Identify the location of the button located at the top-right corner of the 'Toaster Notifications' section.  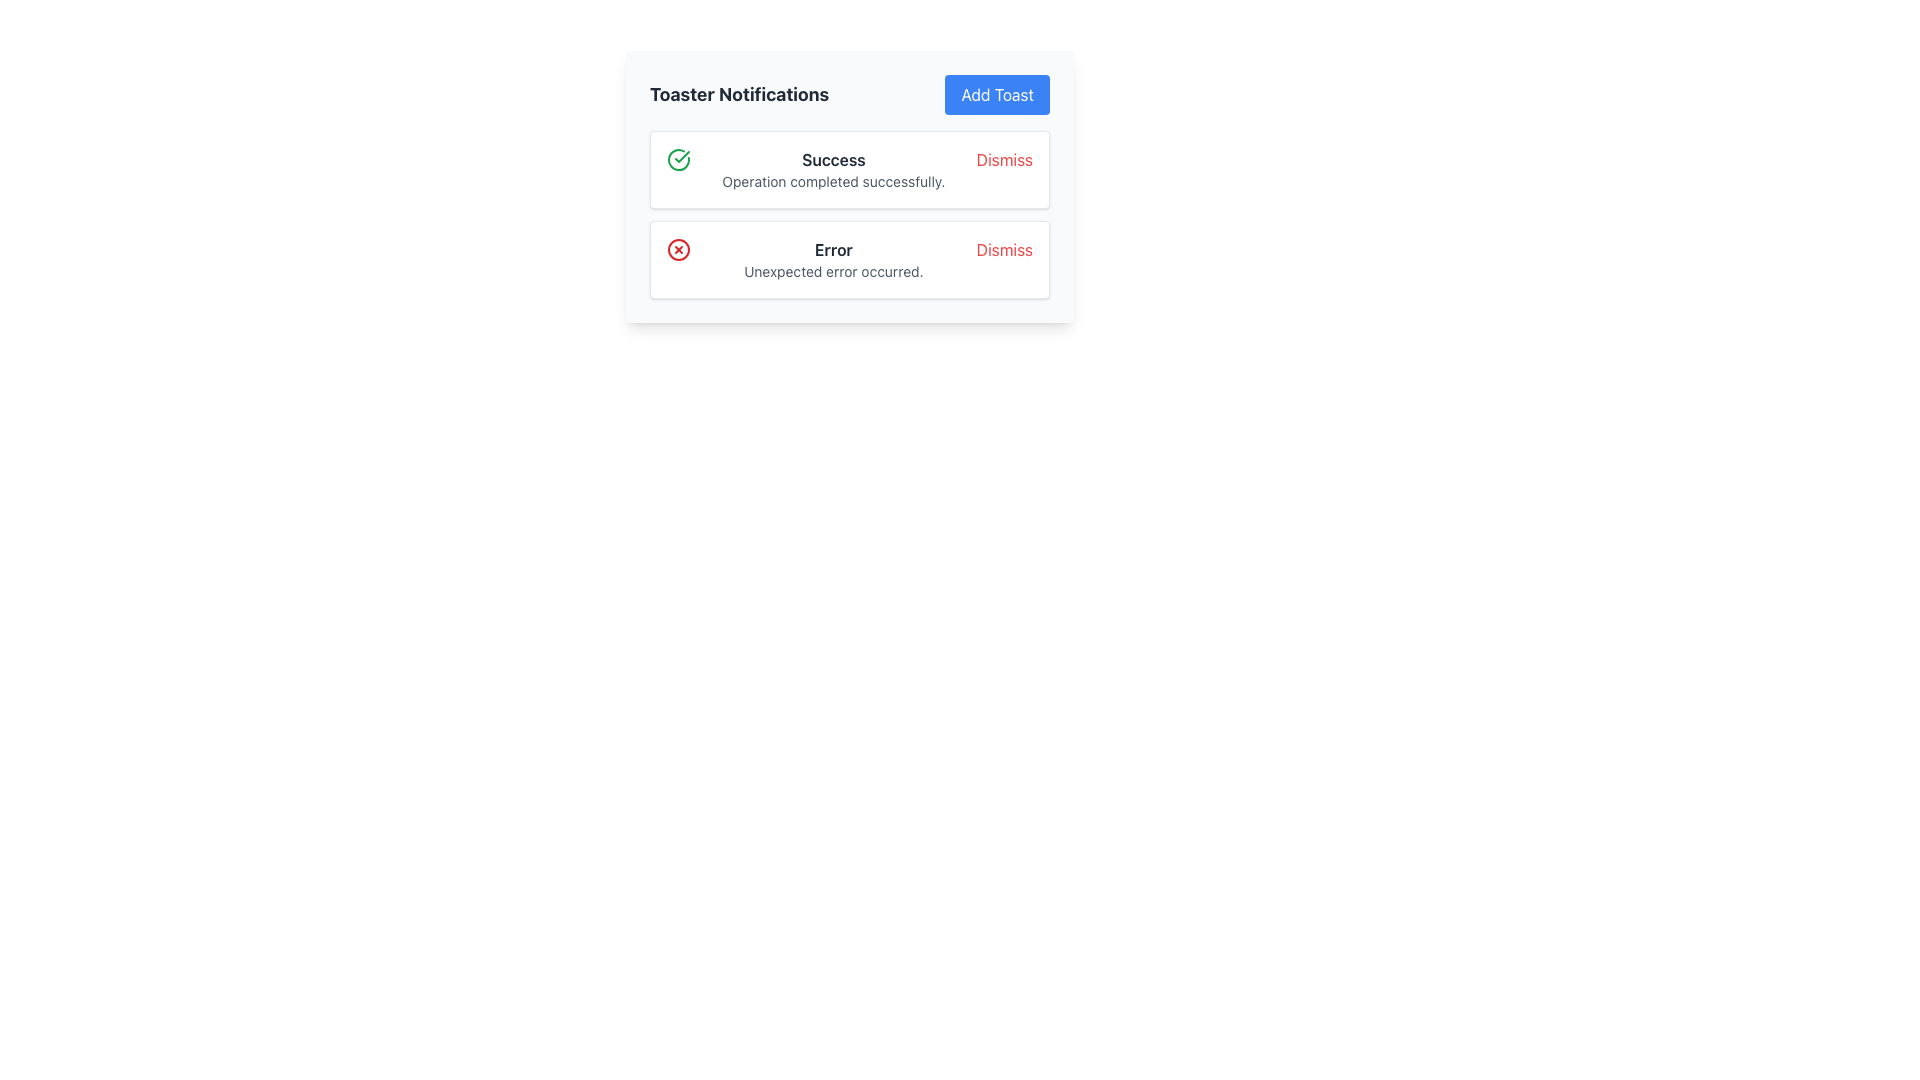
(997, 95).